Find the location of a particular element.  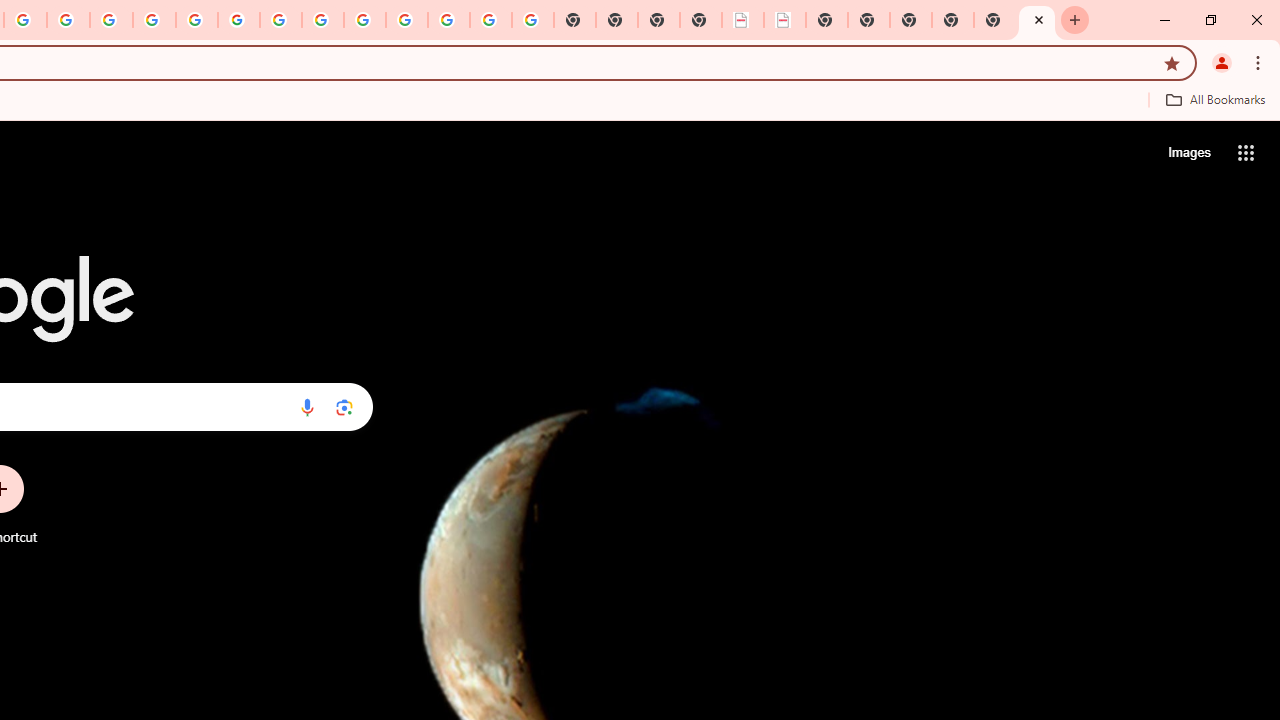

'YouTube' is located at coordinates (279, 20).